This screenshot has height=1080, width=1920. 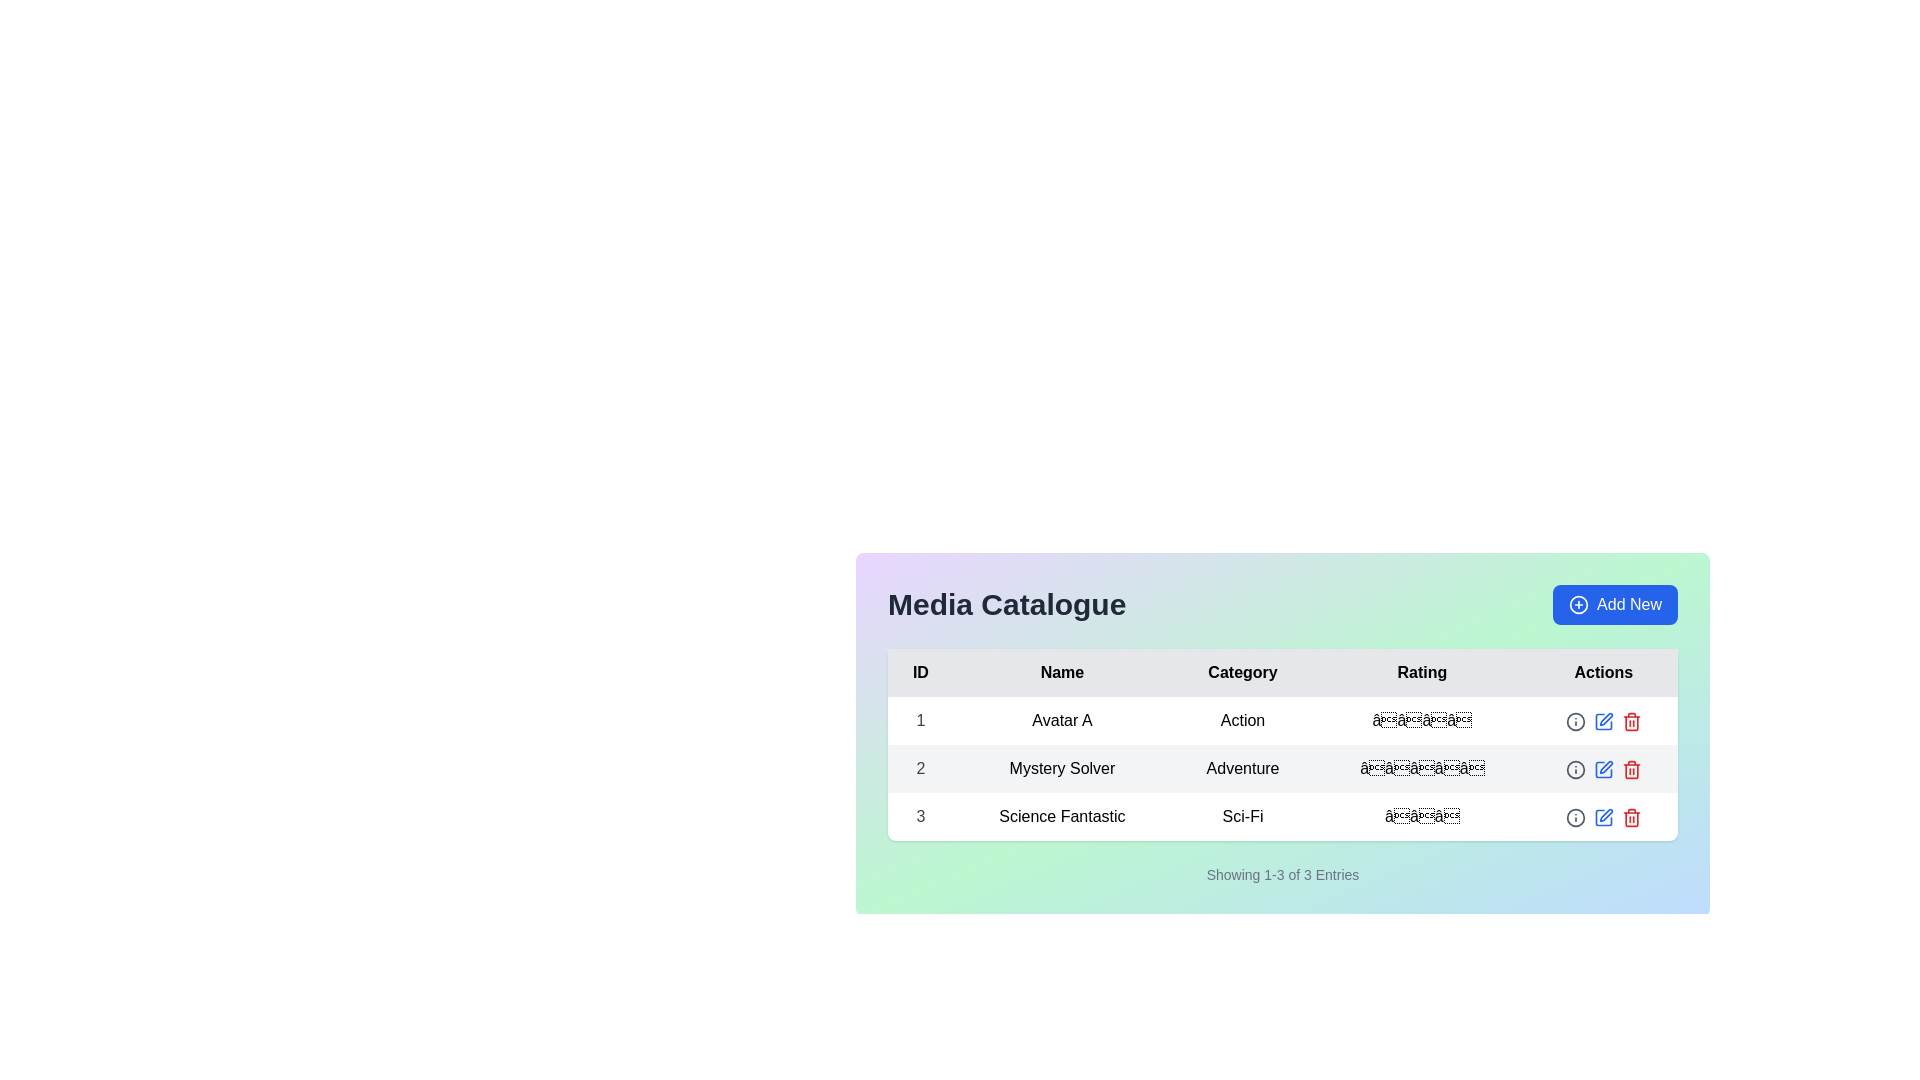 What do you see at coordinates (1603, 721) in the screenshot?
I see `the pen icon button located in the actions section of the second row in the 'Media Catalogue' interface` at bounding box center [1603, 721].